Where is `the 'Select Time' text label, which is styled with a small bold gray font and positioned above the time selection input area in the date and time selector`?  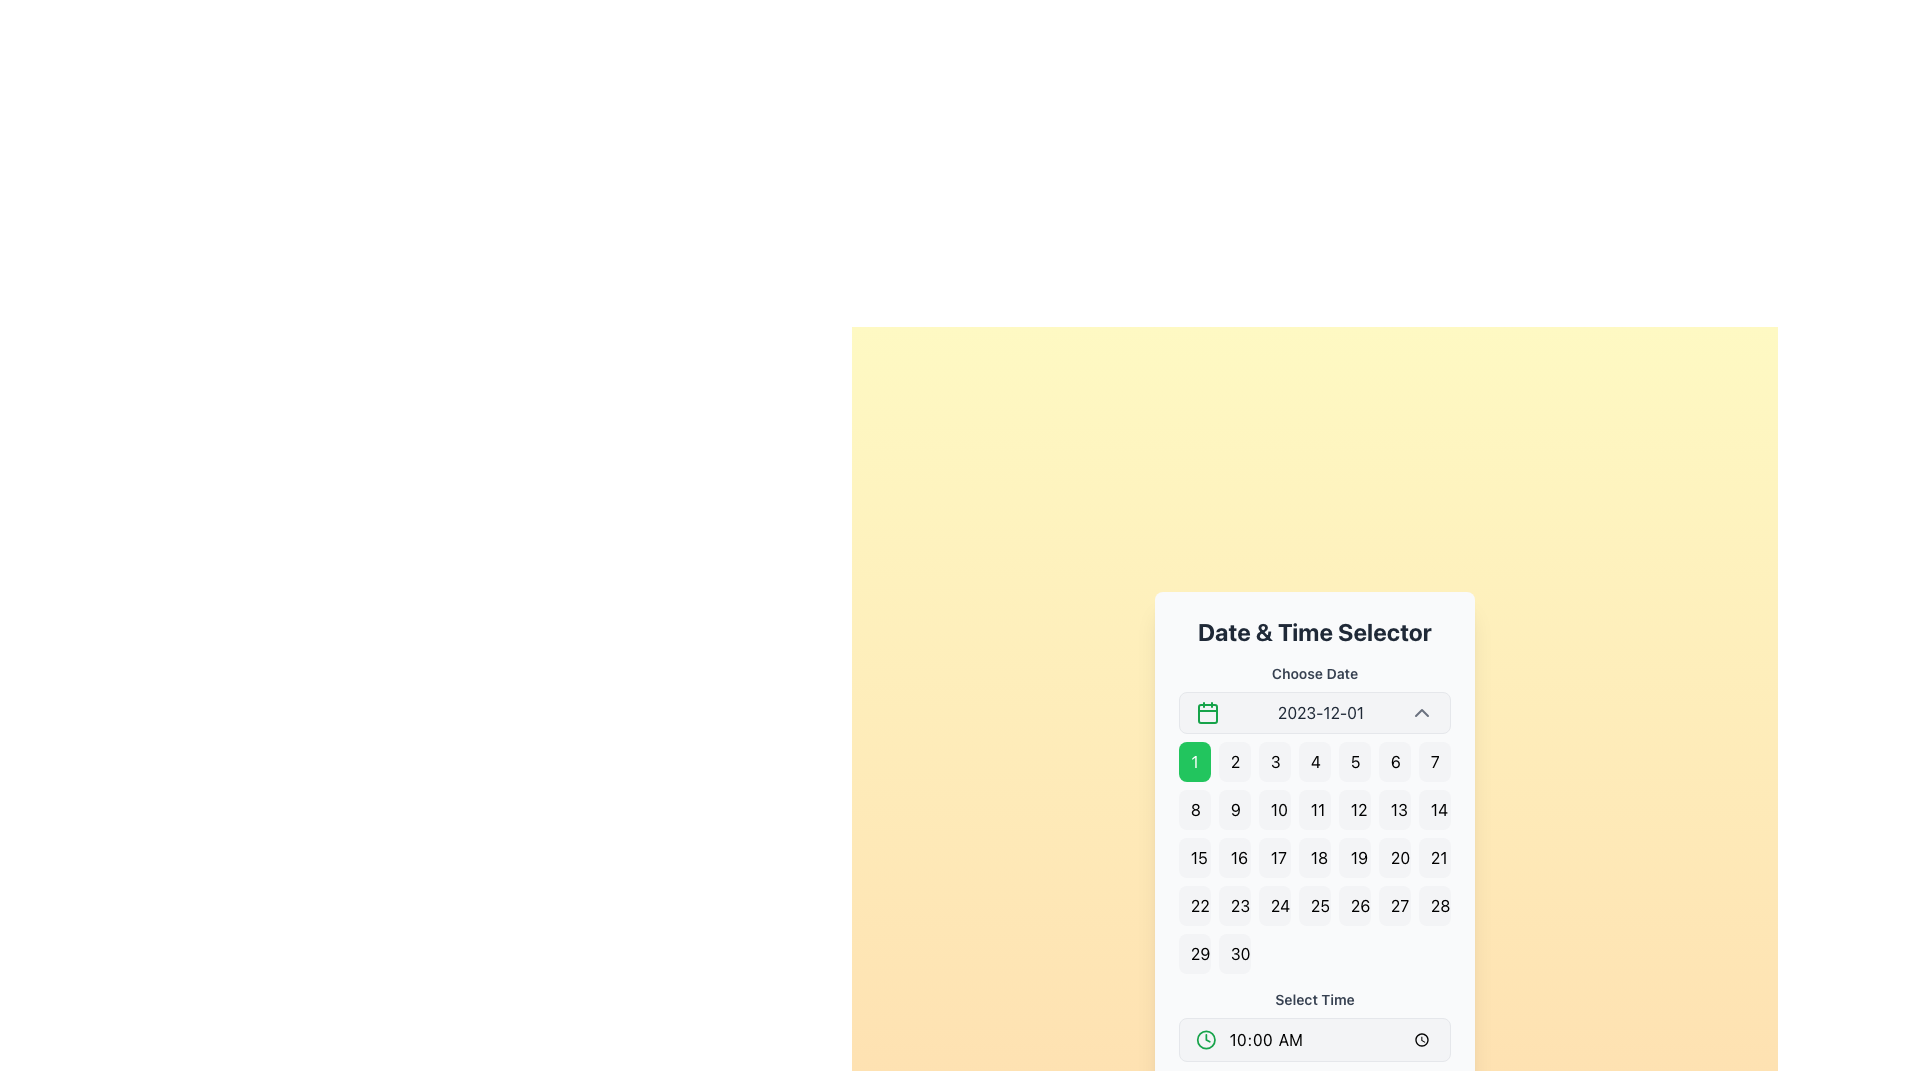 the 'Select Time' text label, which is styled with a small bold gray font and positioned above the time selection input area in the date and time selector is located at coordinates (1315, 999).